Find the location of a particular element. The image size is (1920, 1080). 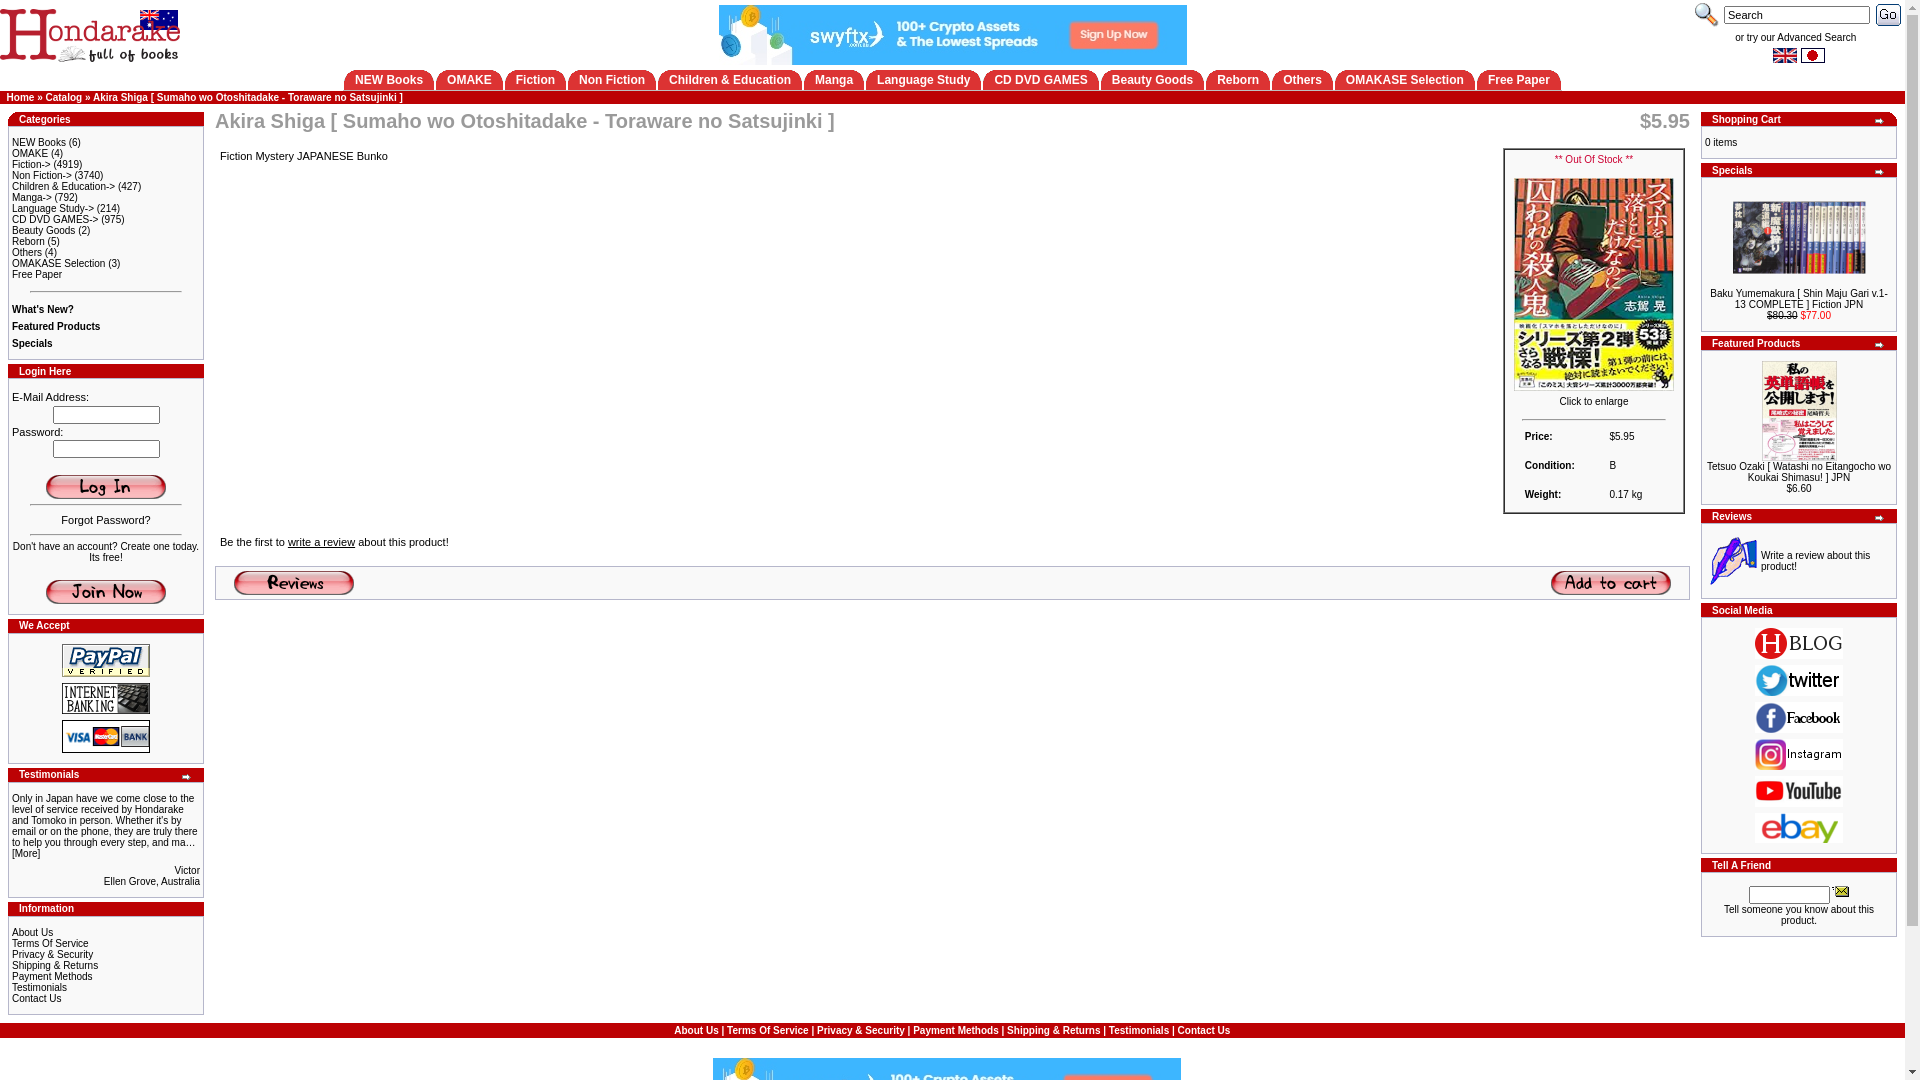

'Manga->' is located at coordinates (32, 197).